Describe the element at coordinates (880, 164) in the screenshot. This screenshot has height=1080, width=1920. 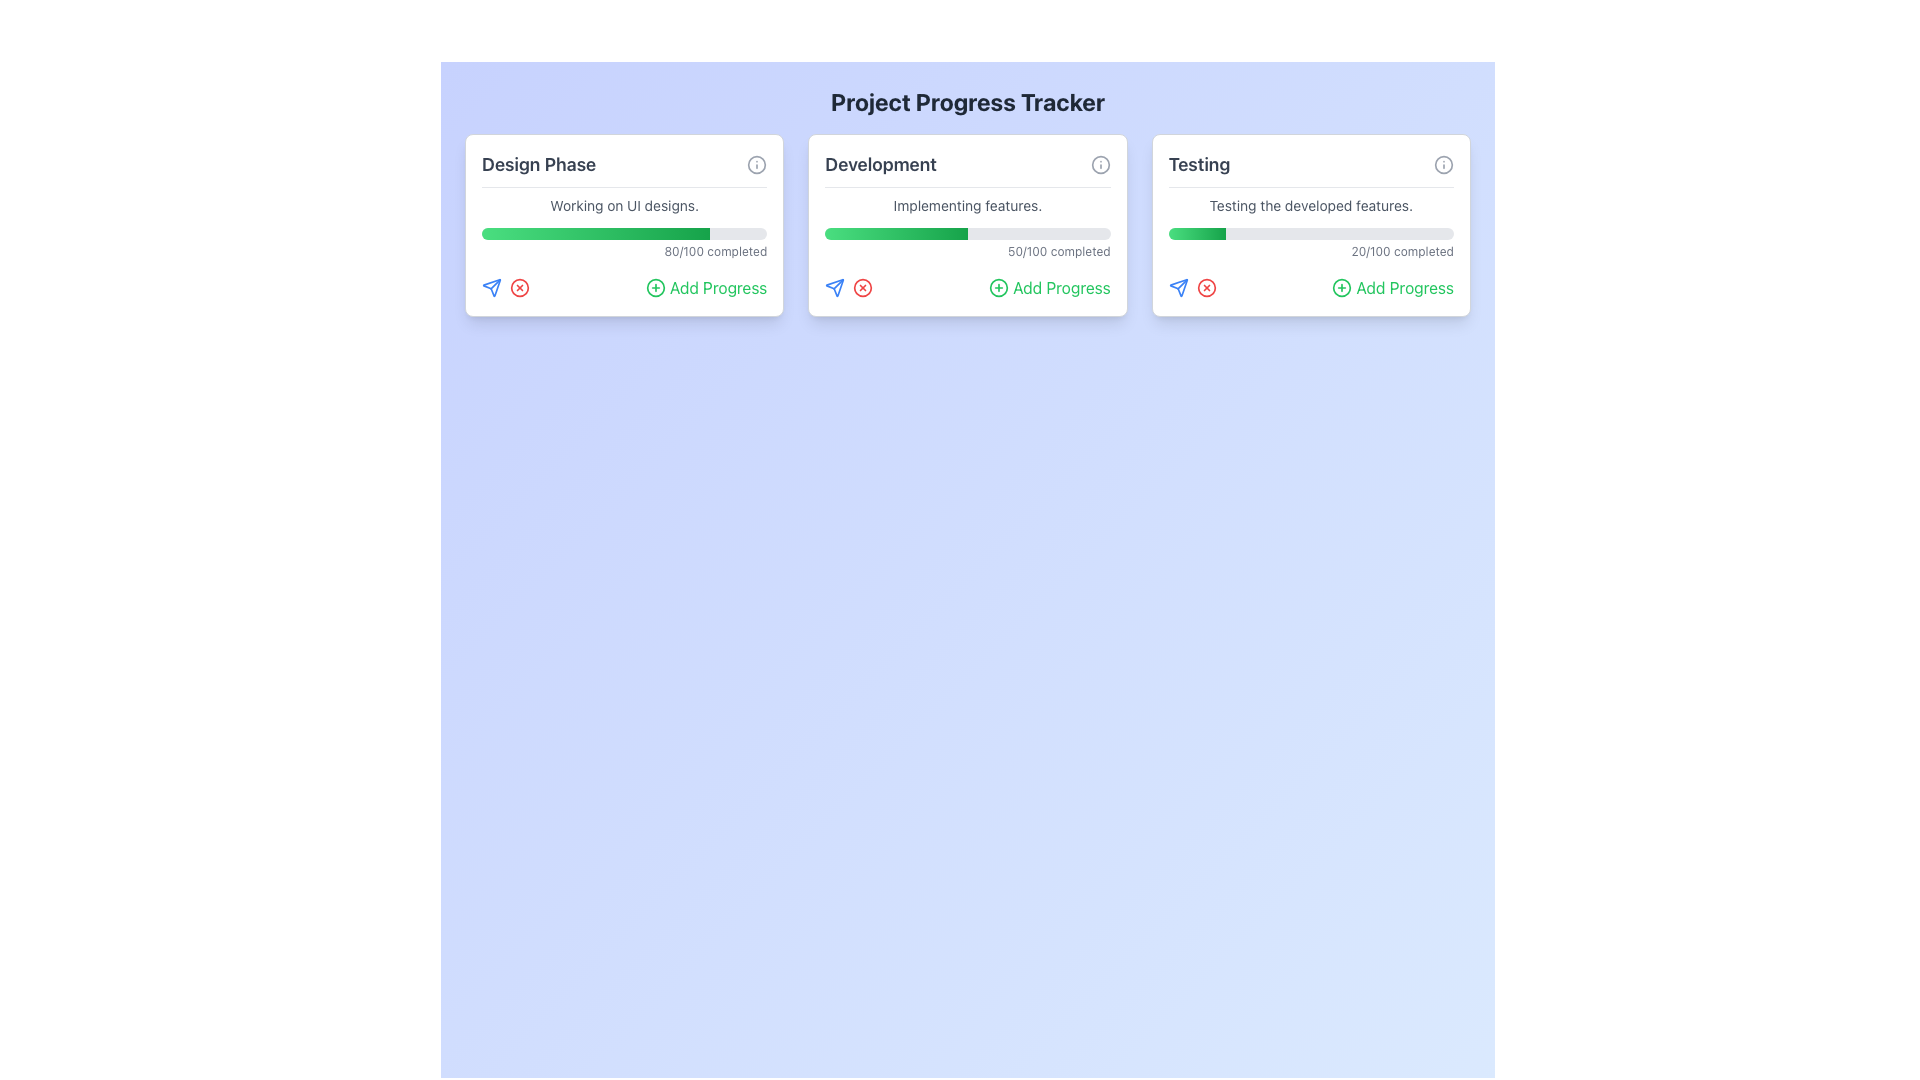
I see `the text label located at the top of the center card in a three-card horizontal layout, which serves as the title for its section` at that location.